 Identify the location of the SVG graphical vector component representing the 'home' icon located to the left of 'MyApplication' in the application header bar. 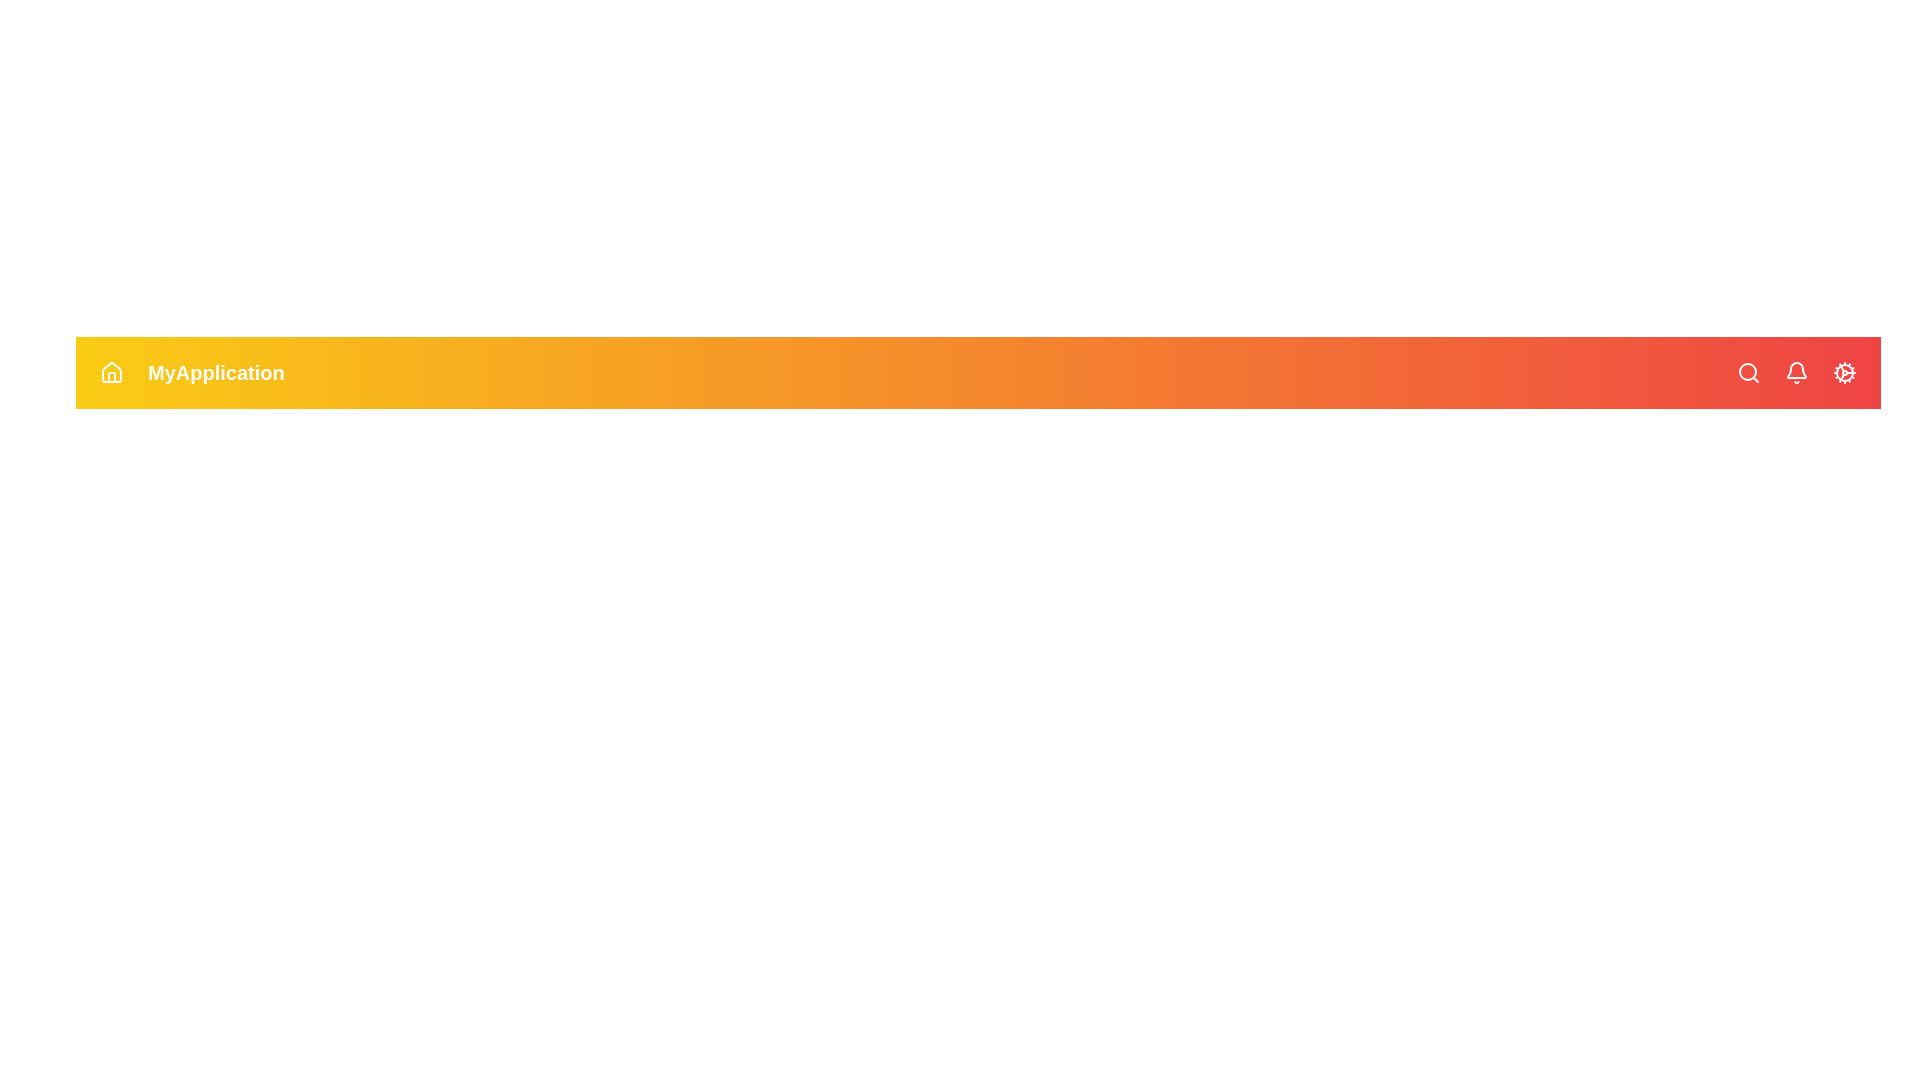
(110, 371).